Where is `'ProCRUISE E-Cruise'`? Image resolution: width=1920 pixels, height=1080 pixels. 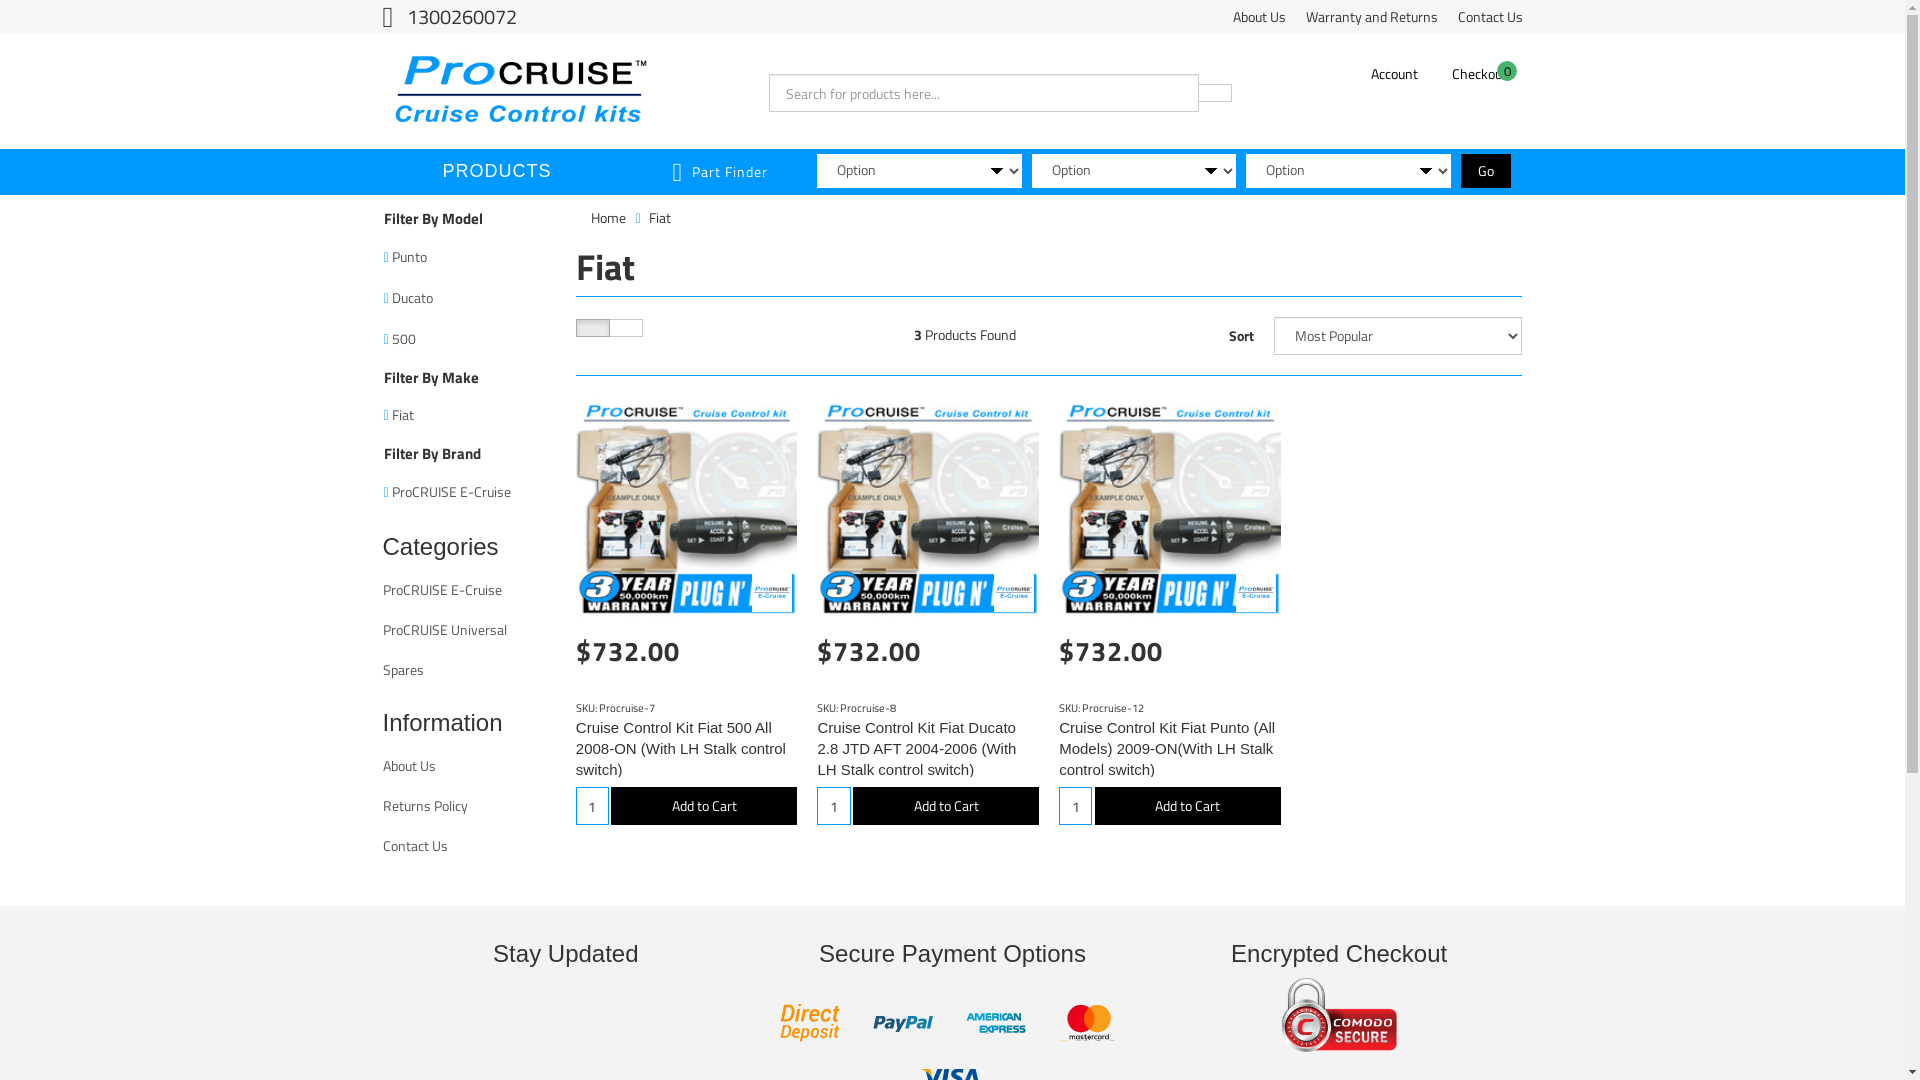
'ProCRUISE E-Cruise' is located at coordinates (467, 589).